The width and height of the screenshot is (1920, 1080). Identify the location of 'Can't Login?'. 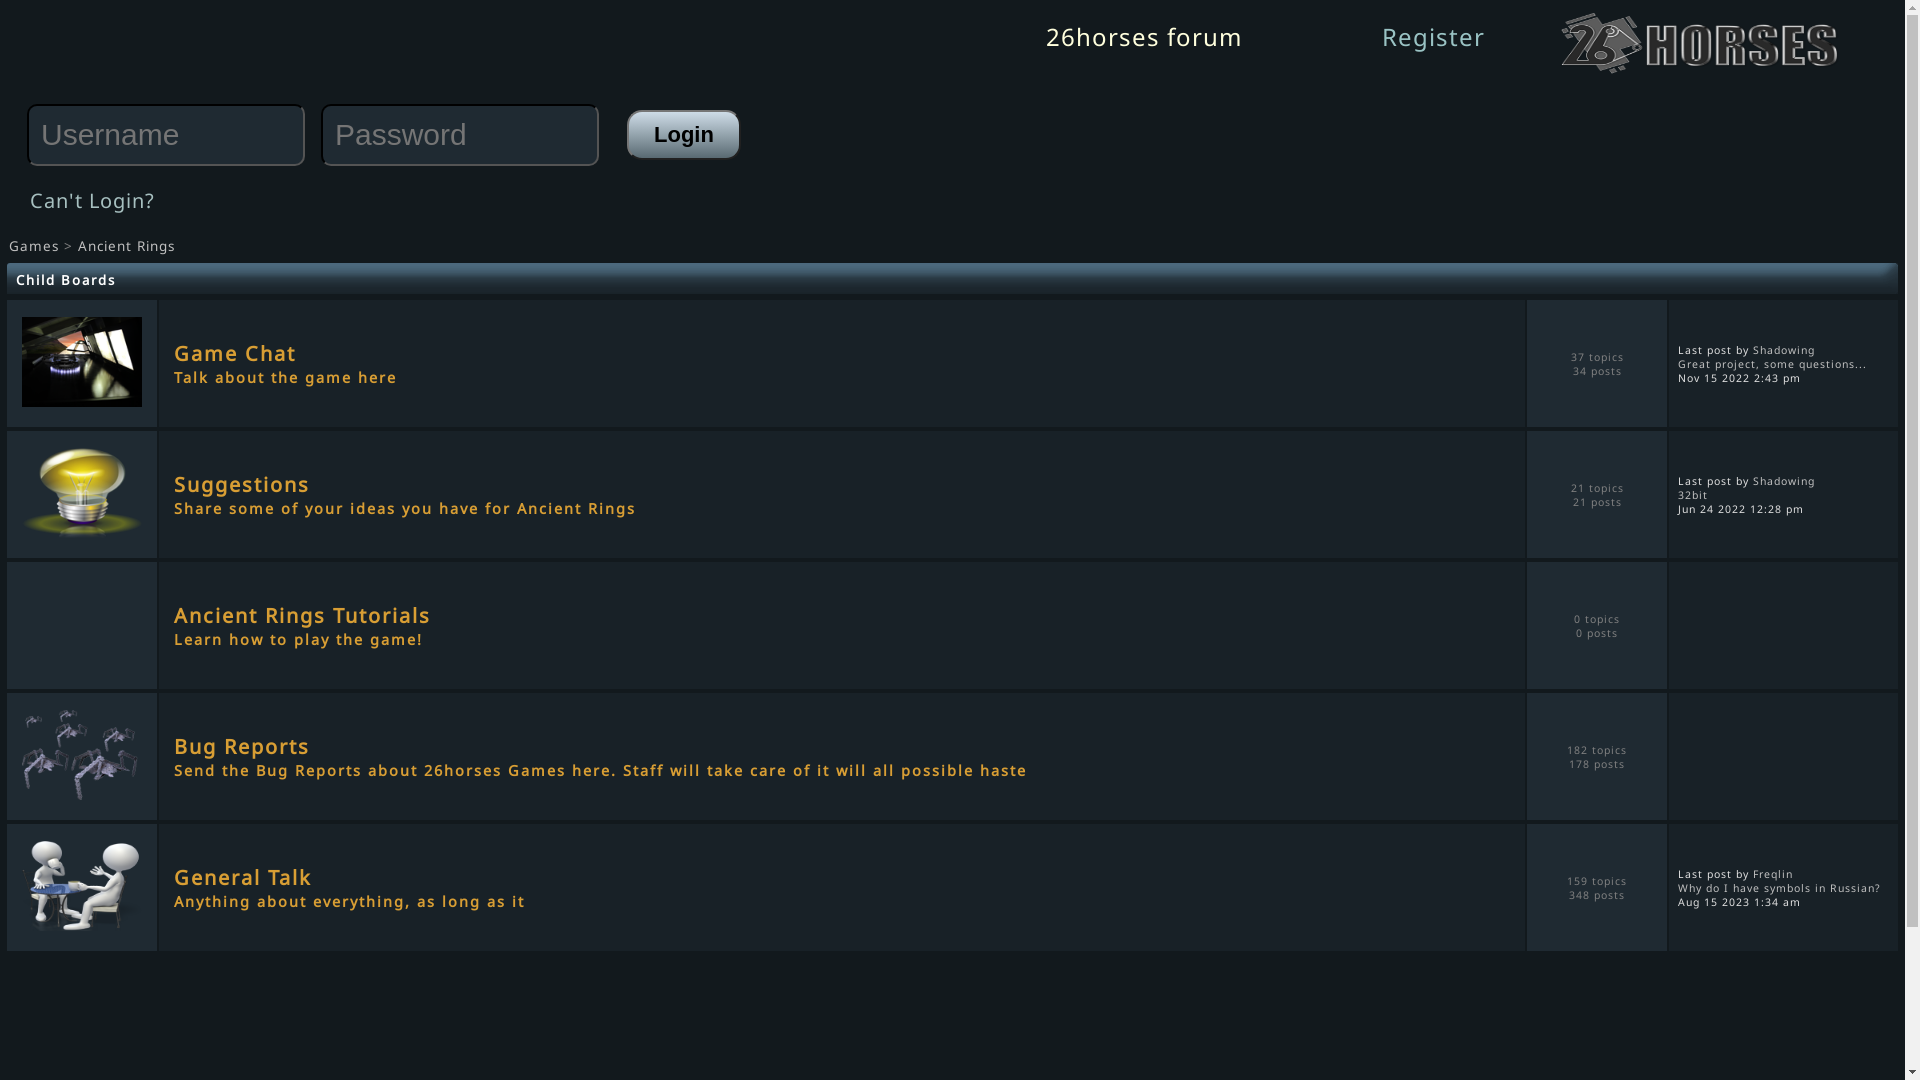
(91, 199).